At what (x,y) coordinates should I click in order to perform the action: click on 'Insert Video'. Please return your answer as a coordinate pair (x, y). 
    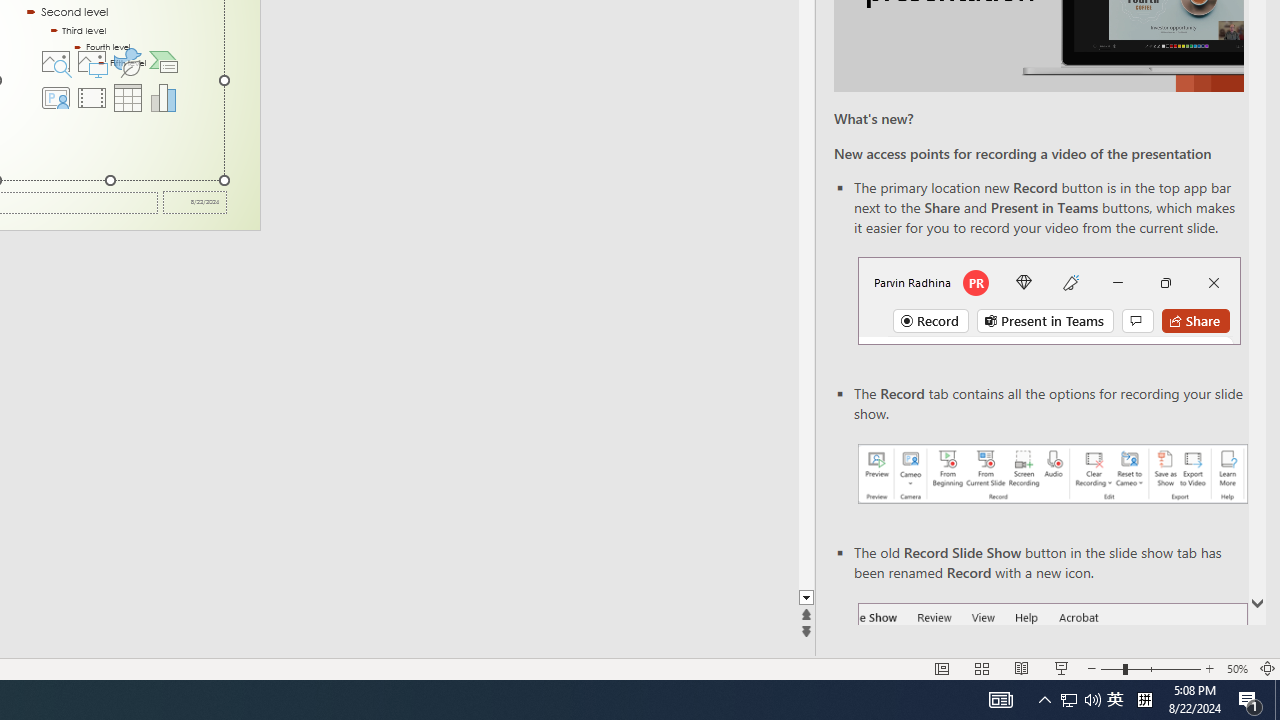
    Looking at the image, I should click on (90, 97).